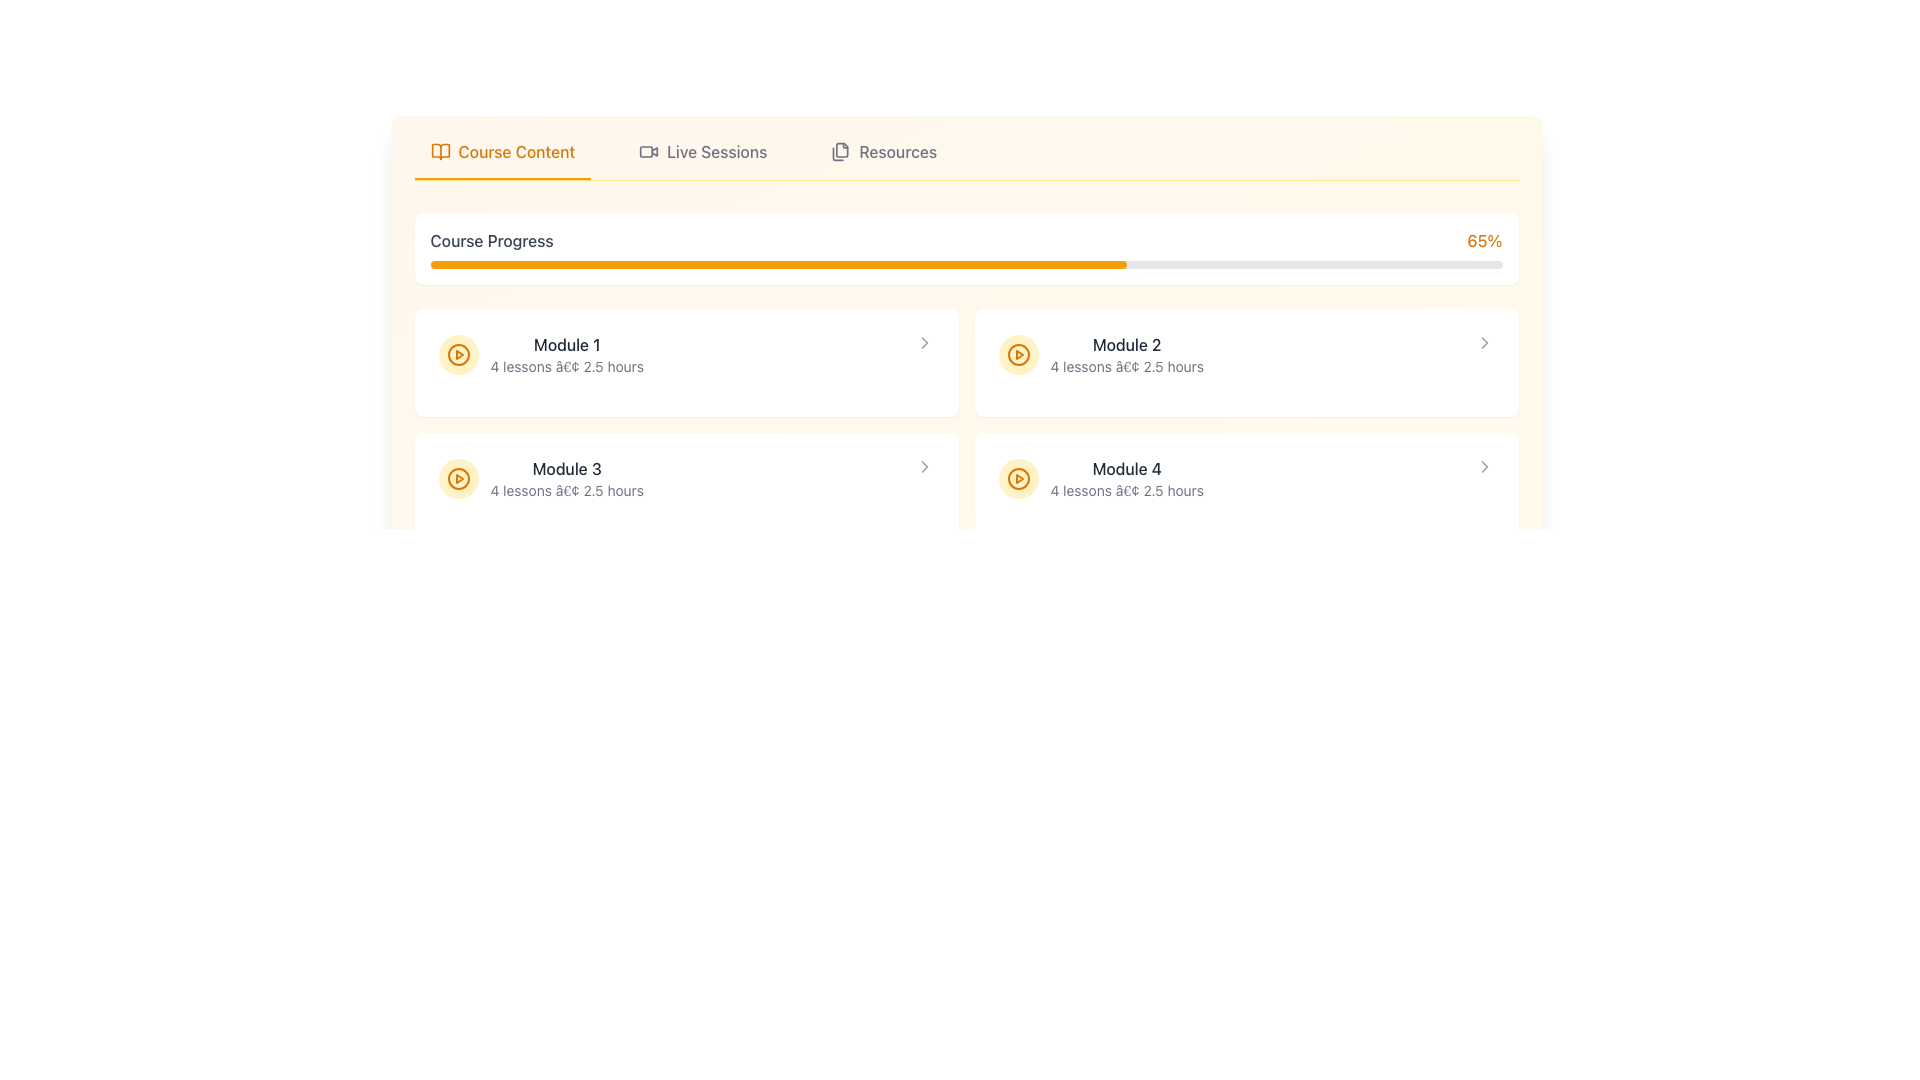  Describe the element at coordinates (703, 158) in the screenshot. I see `the 'Live Sessions' navigation link located in the horizontal navigation bar at the top of the interface, positioned between 'Course Content' and 'Resources'` at that location.